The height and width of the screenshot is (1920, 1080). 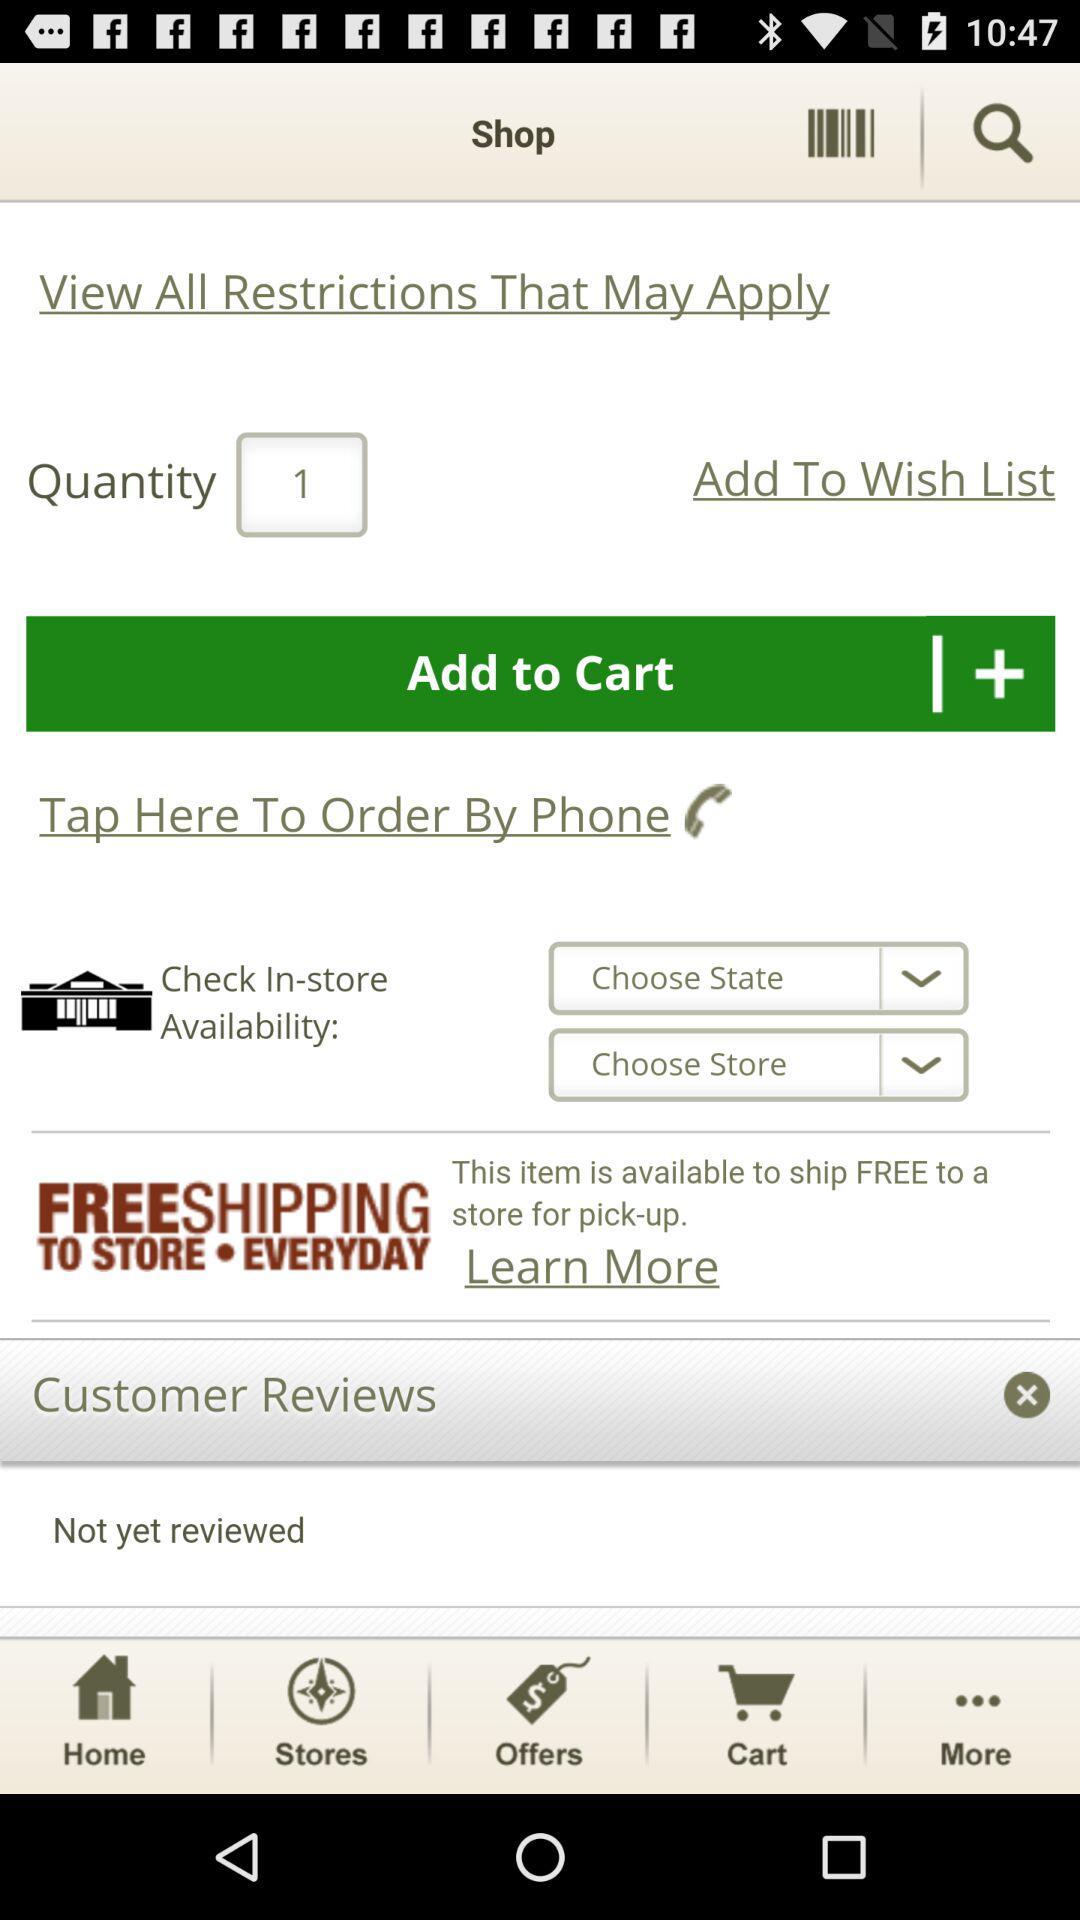 What do you see at coordinates (756, 1835) in the screenshot?
I see `the cart icon` at bounding box center [756, 1835].